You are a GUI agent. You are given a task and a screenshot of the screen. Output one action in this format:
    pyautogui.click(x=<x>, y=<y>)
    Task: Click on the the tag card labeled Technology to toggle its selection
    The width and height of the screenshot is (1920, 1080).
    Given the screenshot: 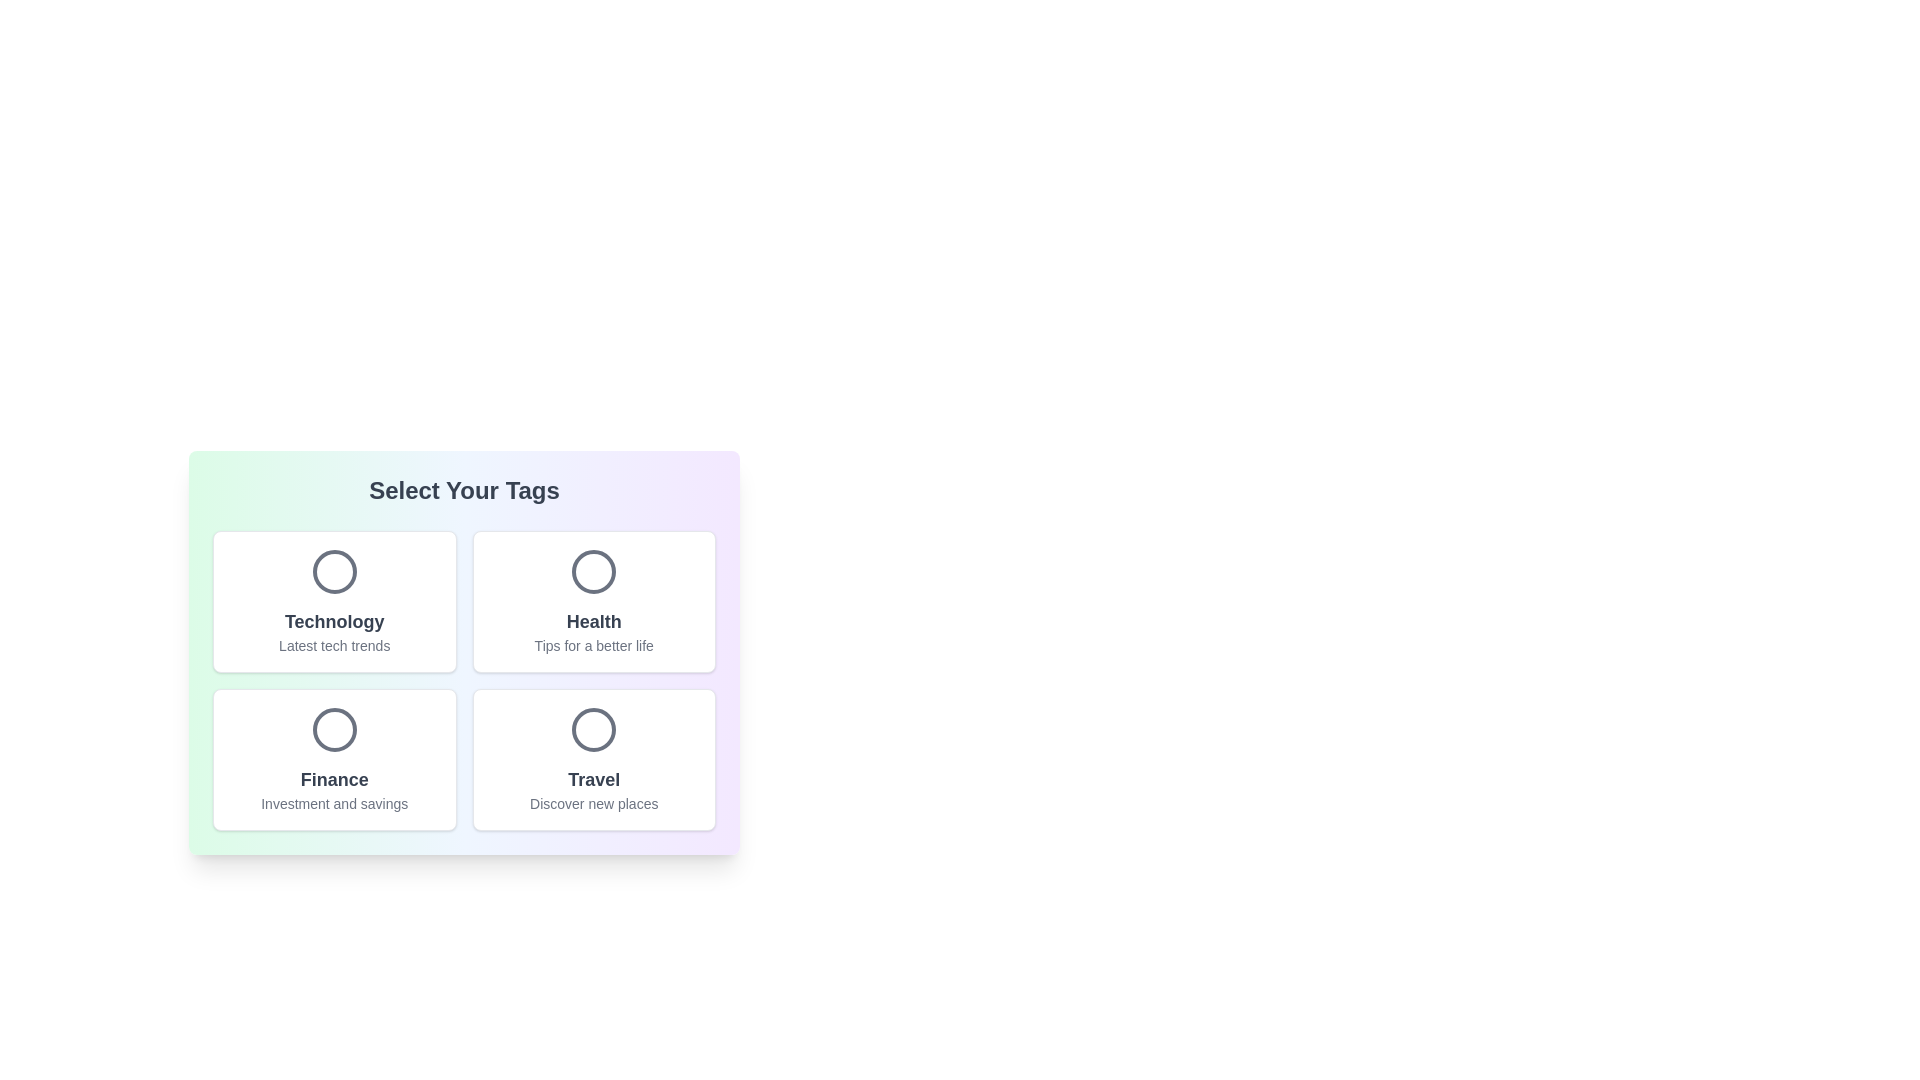 What is the action you would take?
    pyautogui.click(x=334, y=600)
    